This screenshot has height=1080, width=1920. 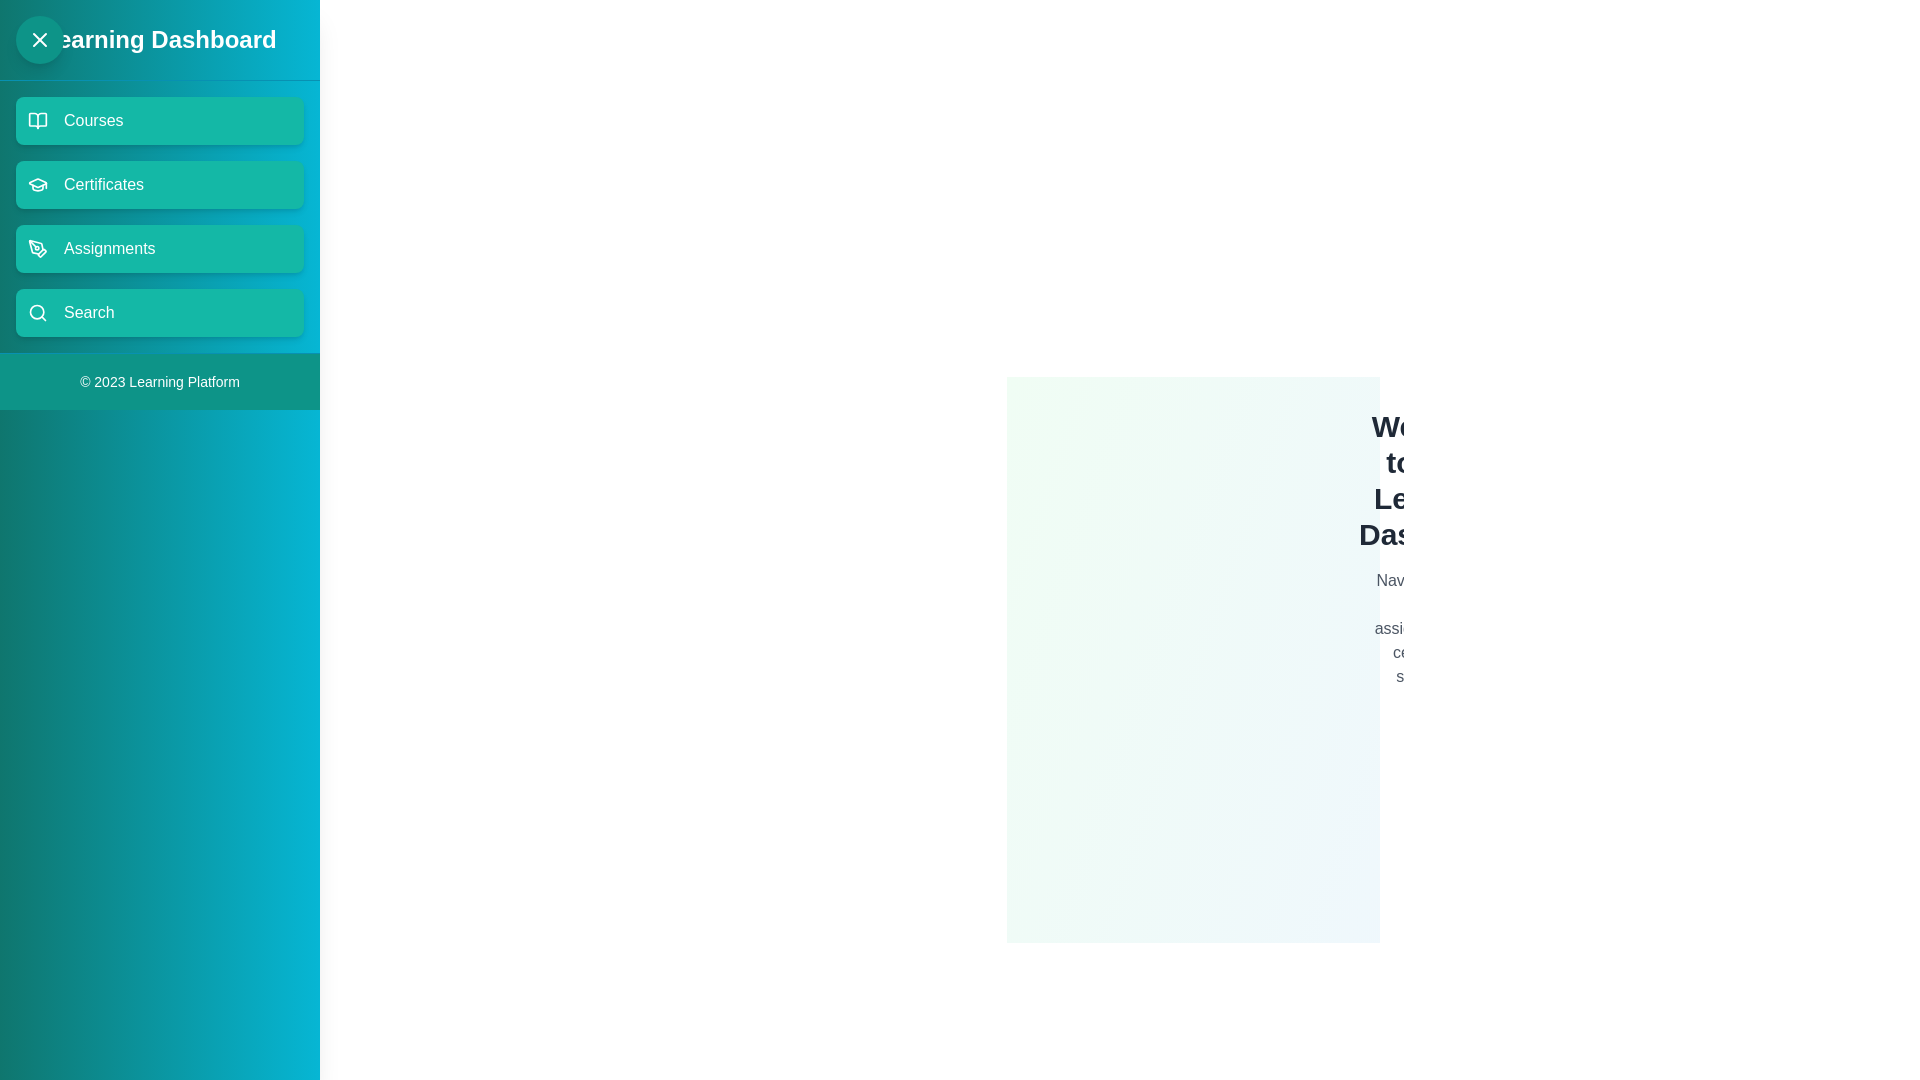 What do you see at coordinates (39, 39) in the screenshot?
I see `the circular teal button with a white 'X' icon` at bounding box center [39, 39].